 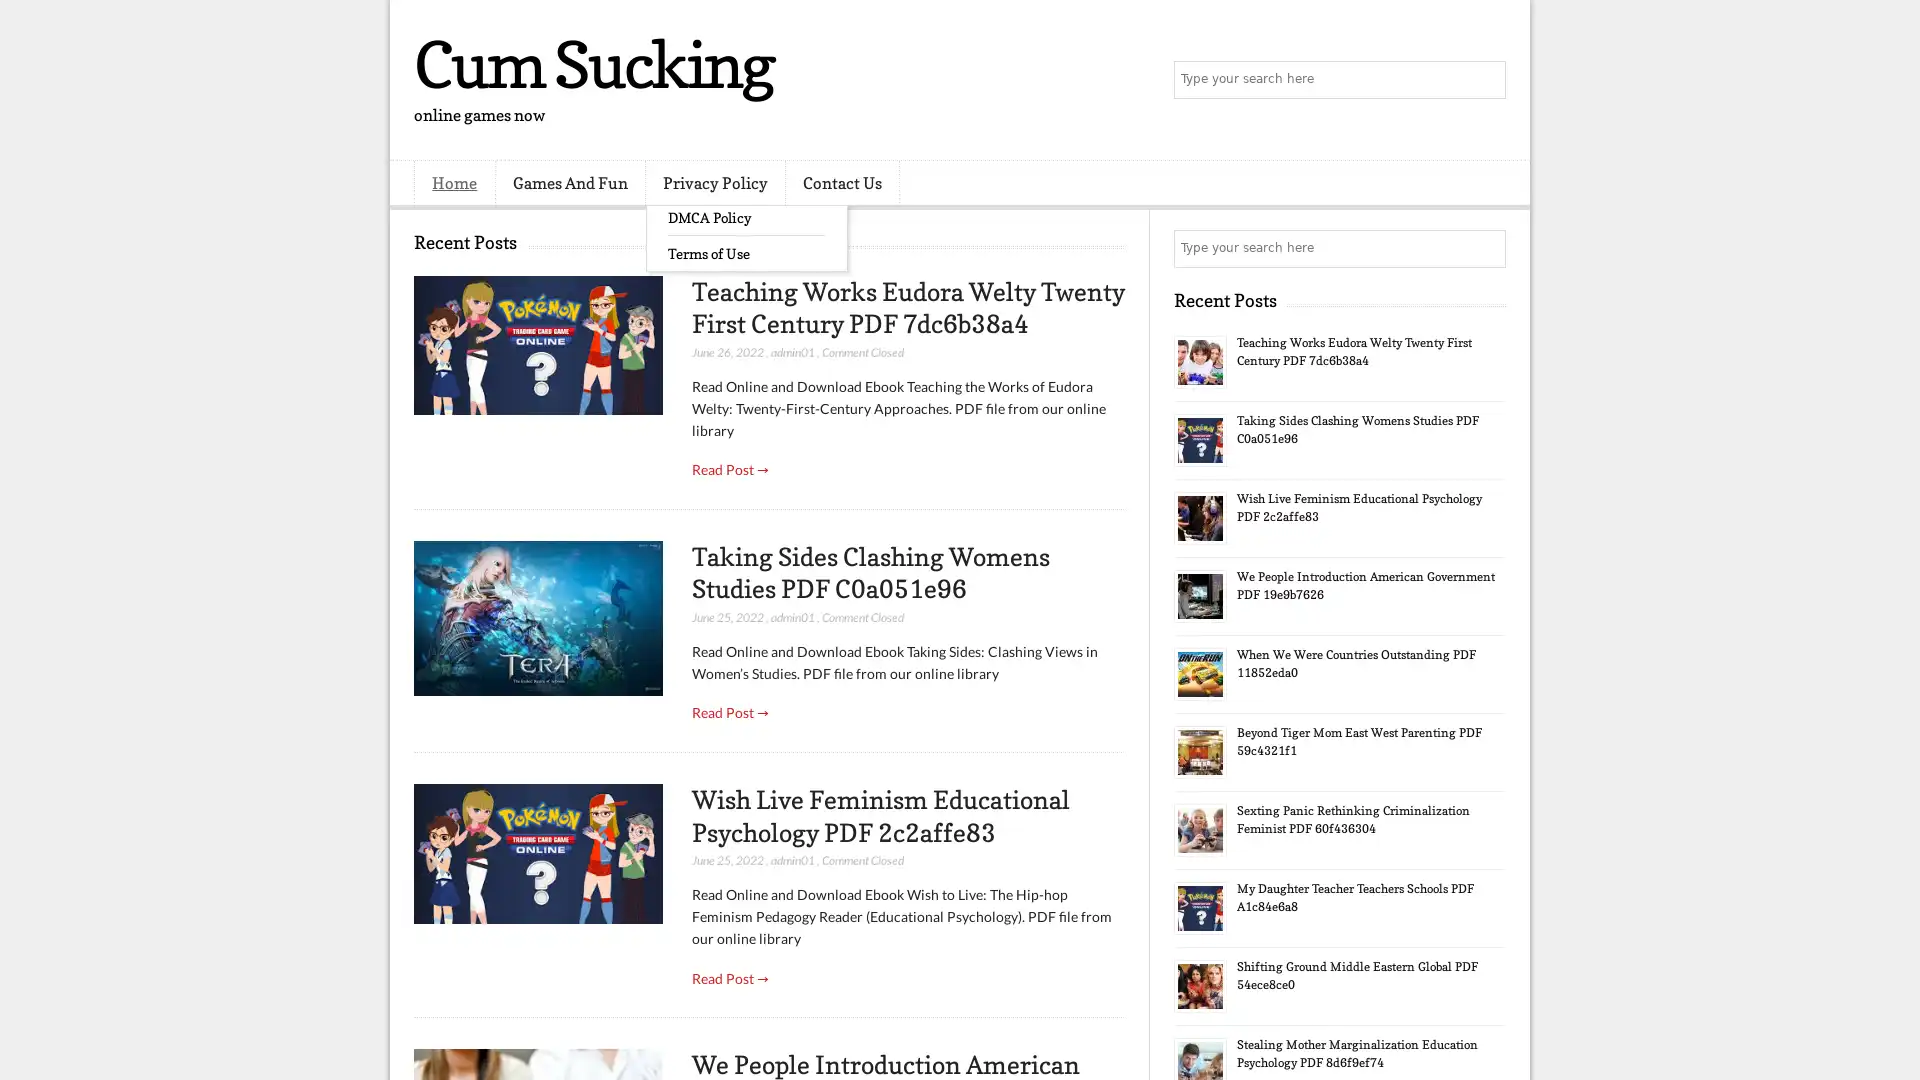 What do you see at coordinates (1485, 80) in the screenshot?
I see `Search` at bounding box center [1485, 80].